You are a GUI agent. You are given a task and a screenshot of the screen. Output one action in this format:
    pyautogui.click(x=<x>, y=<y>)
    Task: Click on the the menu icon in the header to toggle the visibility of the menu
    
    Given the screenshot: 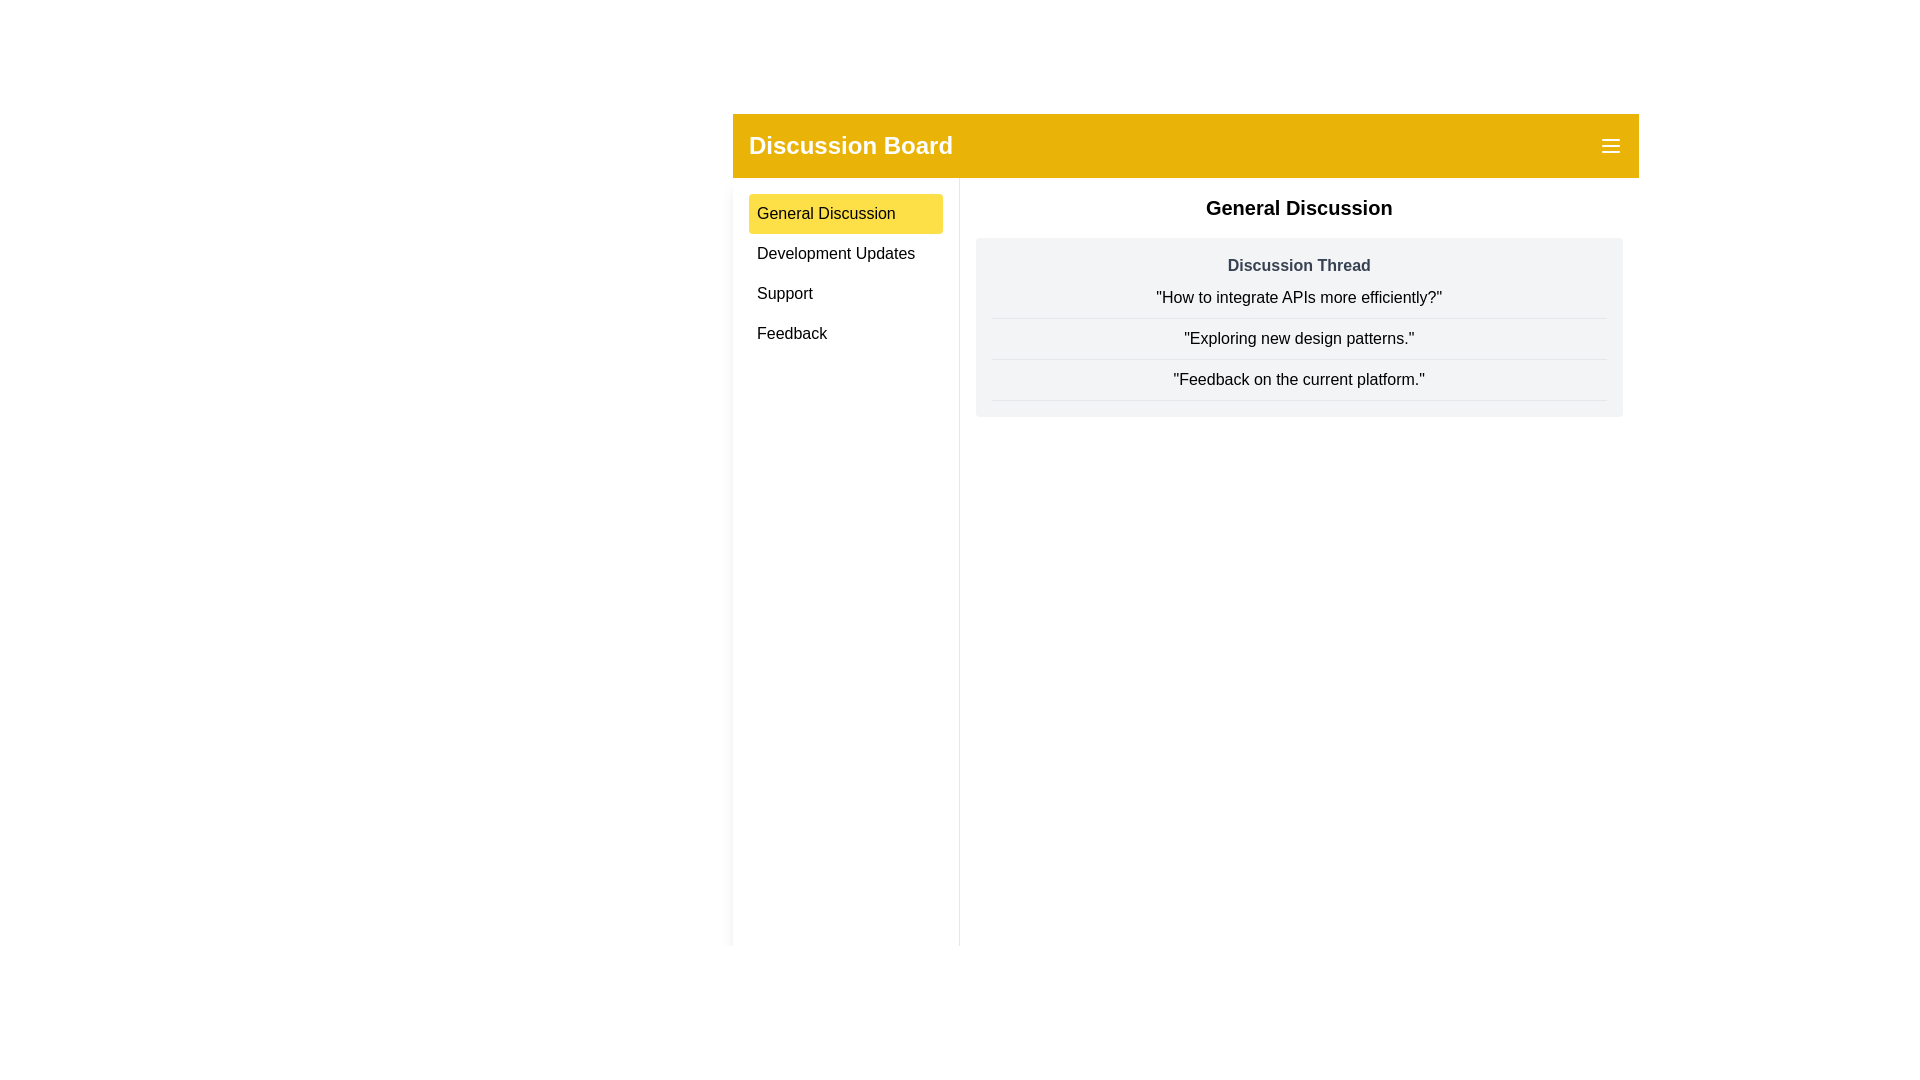 What is the action you would take?
    pyautogui.click(x=1611, y=145)
    